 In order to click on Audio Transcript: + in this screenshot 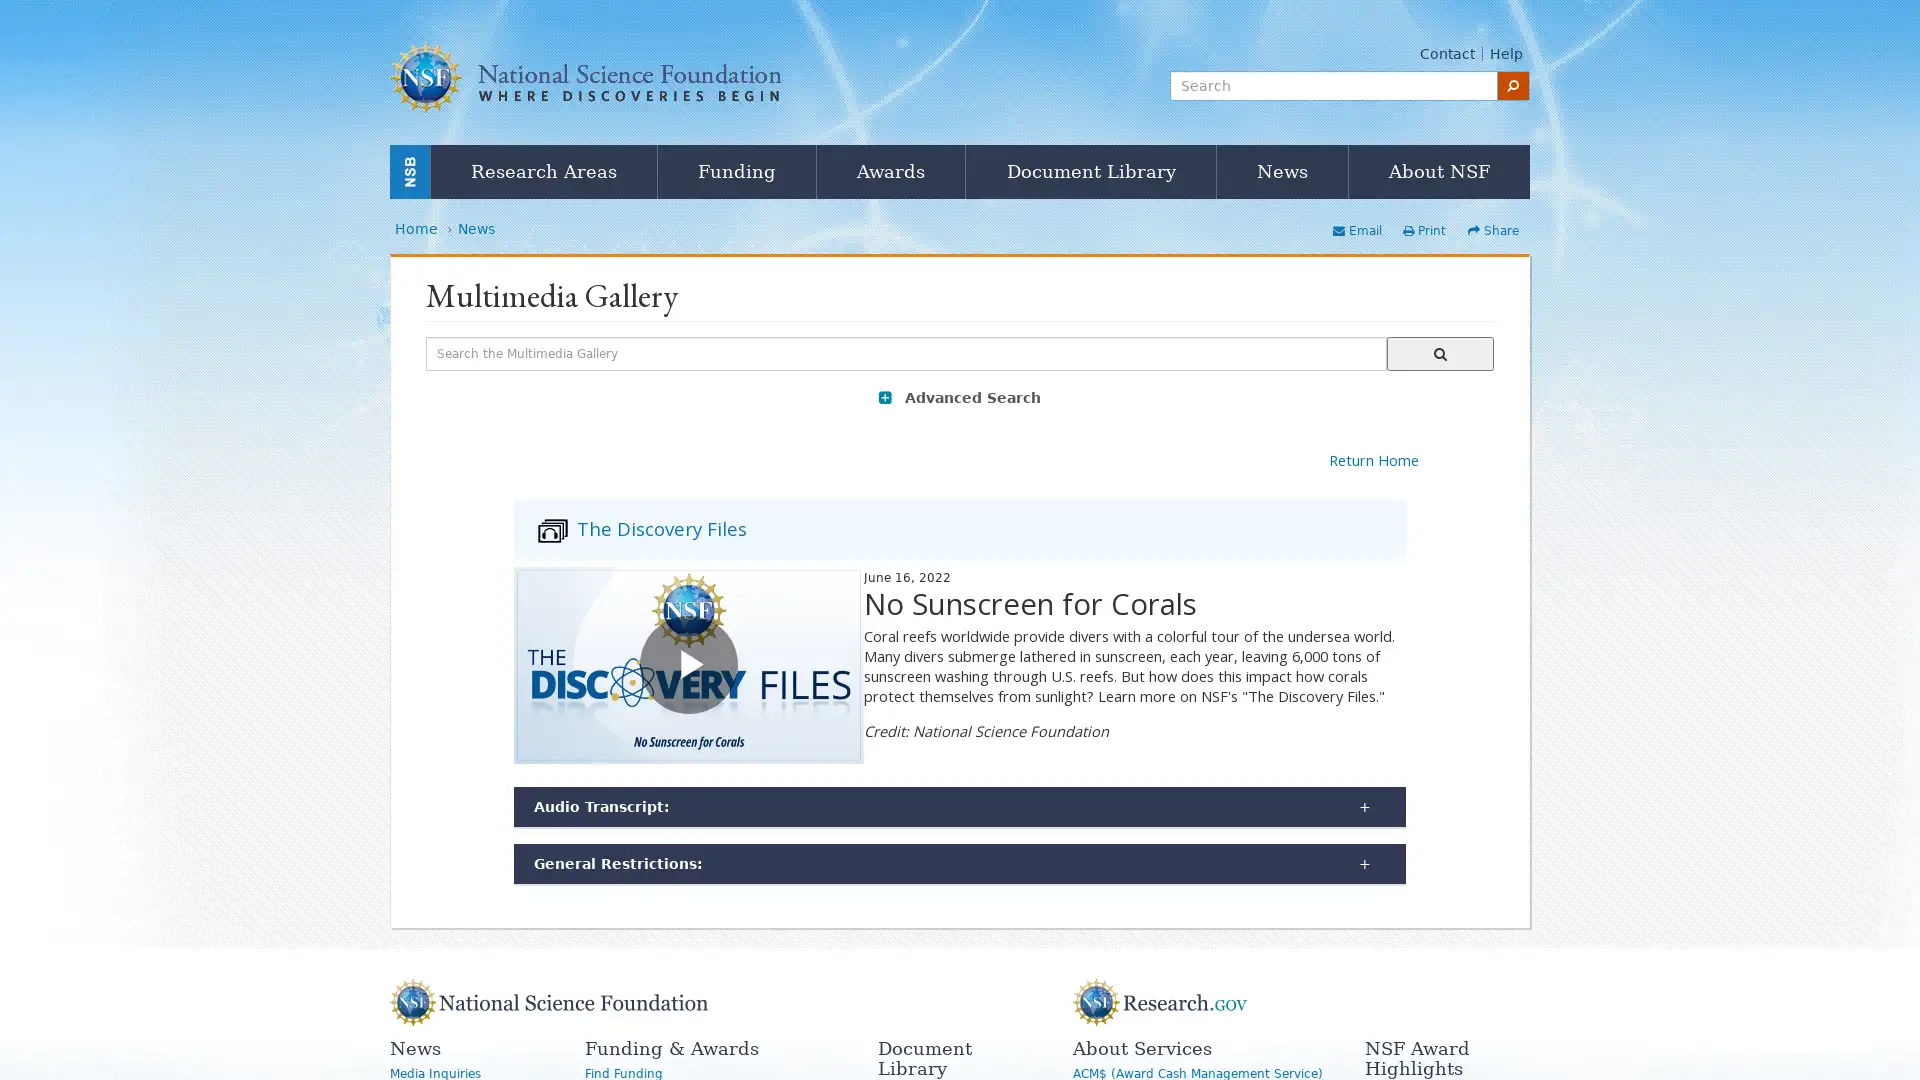, I will do `click(960, 805)`.